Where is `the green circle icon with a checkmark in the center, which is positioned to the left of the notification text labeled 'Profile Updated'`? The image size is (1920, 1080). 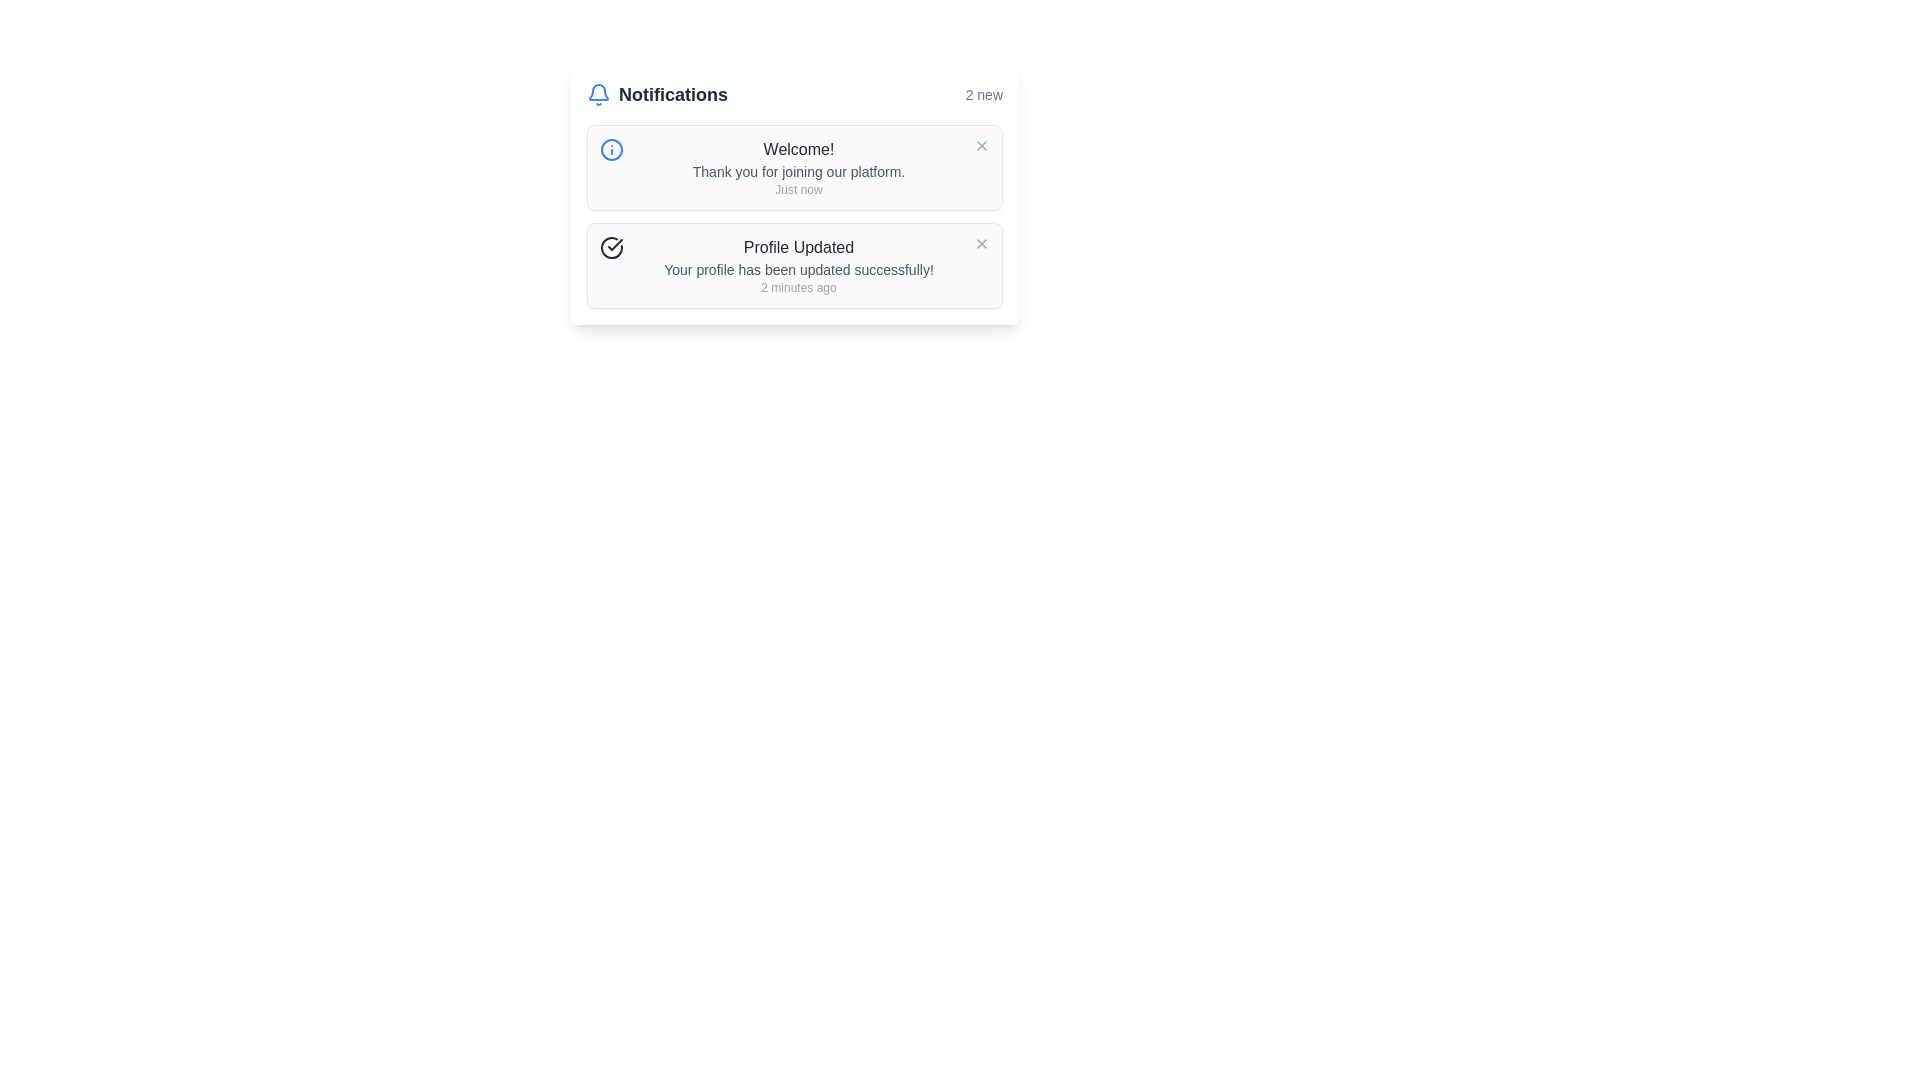
the green circle icon with a checkmark in the center, which is positioned to the left of the notification text labeled 'Profile Updated' is located at coordinates (610, 246).